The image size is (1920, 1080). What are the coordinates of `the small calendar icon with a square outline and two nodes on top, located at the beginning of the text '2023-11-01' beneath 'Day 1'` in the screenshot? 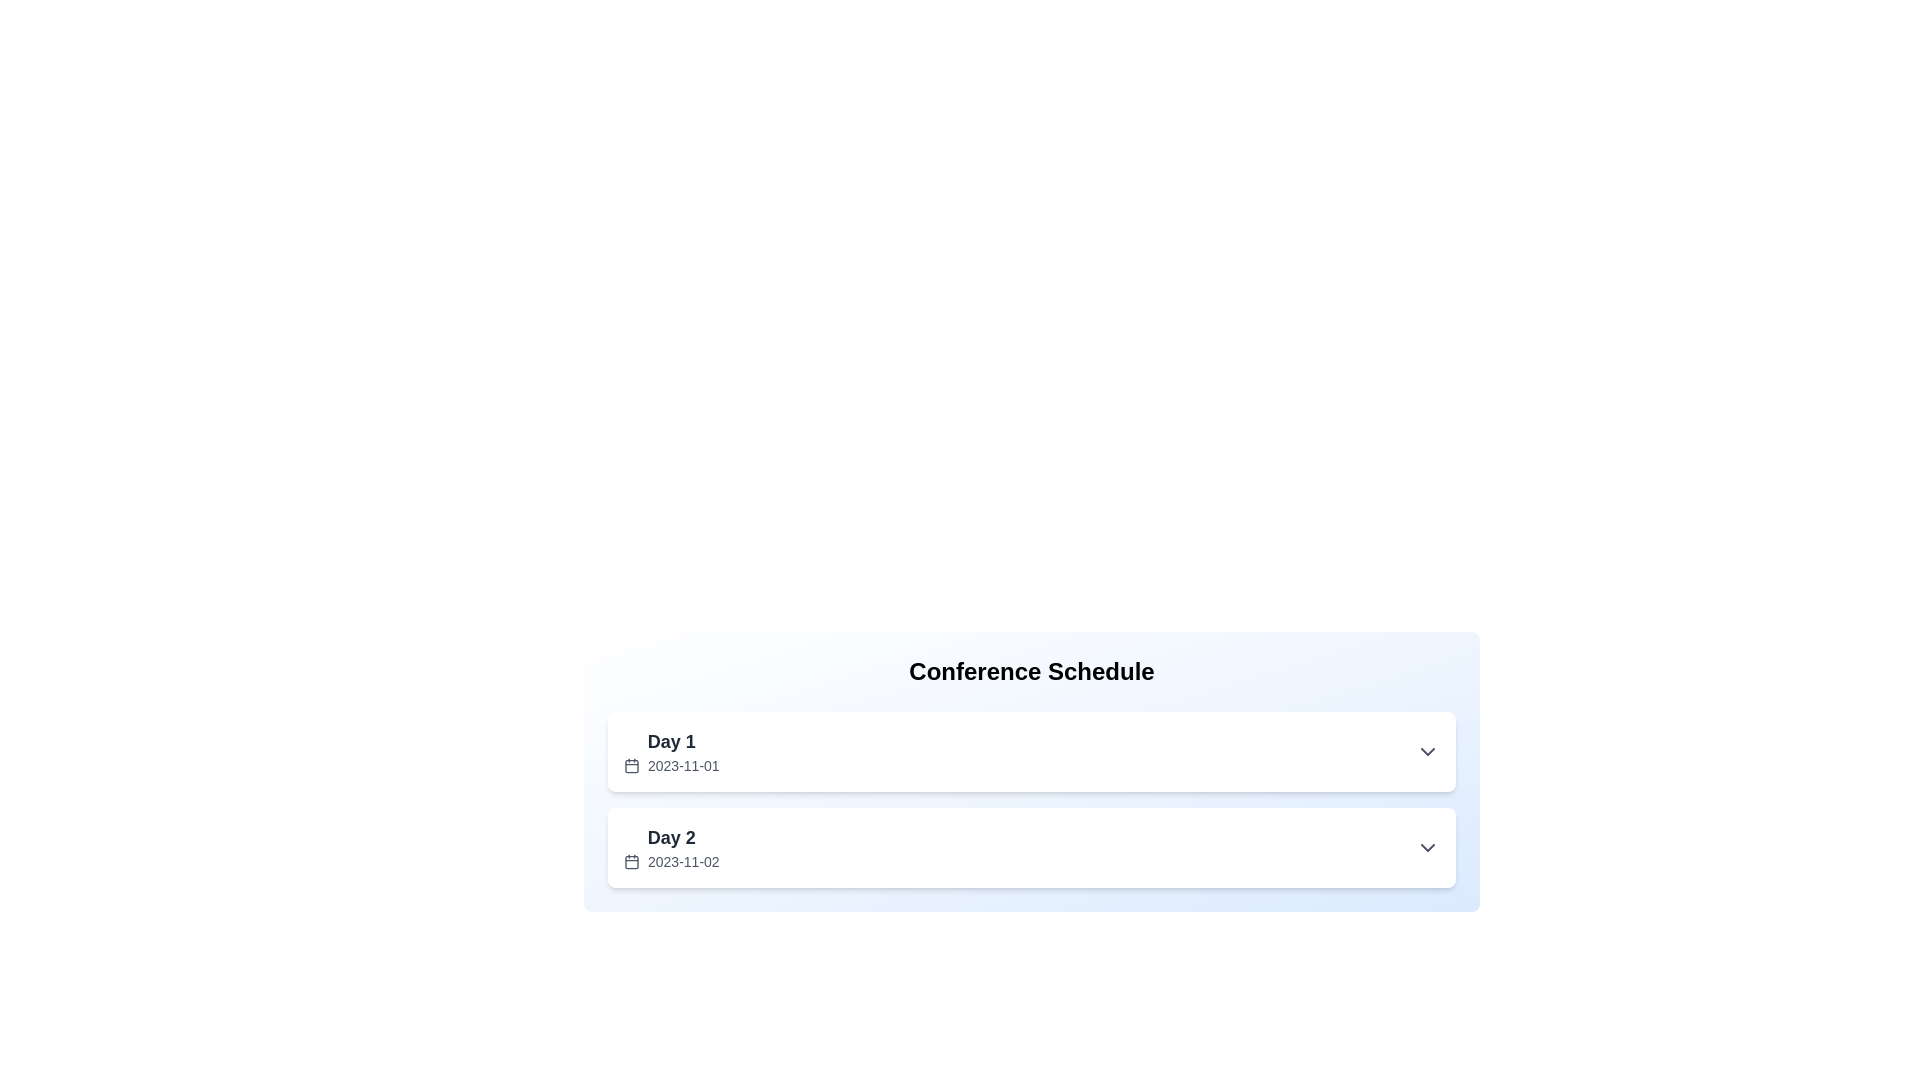 It's located at (631, 765).